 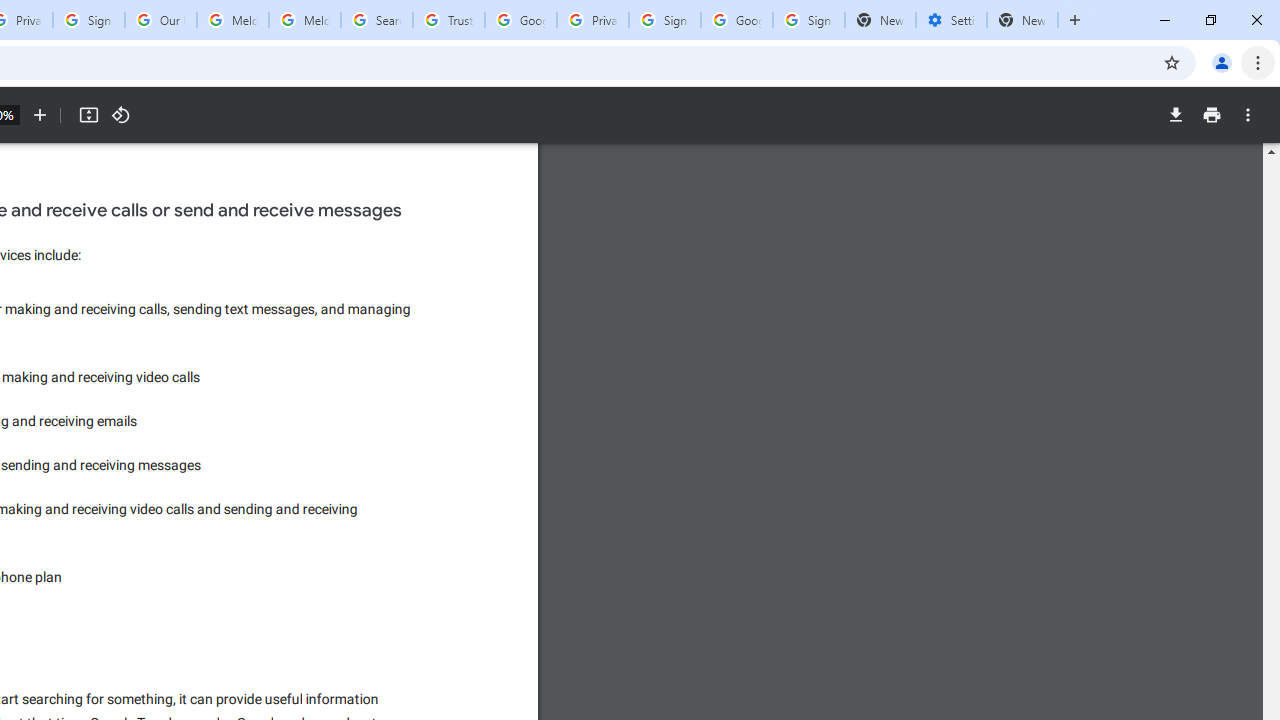 I want to click on 'Download', so click(x=1175, y=115).